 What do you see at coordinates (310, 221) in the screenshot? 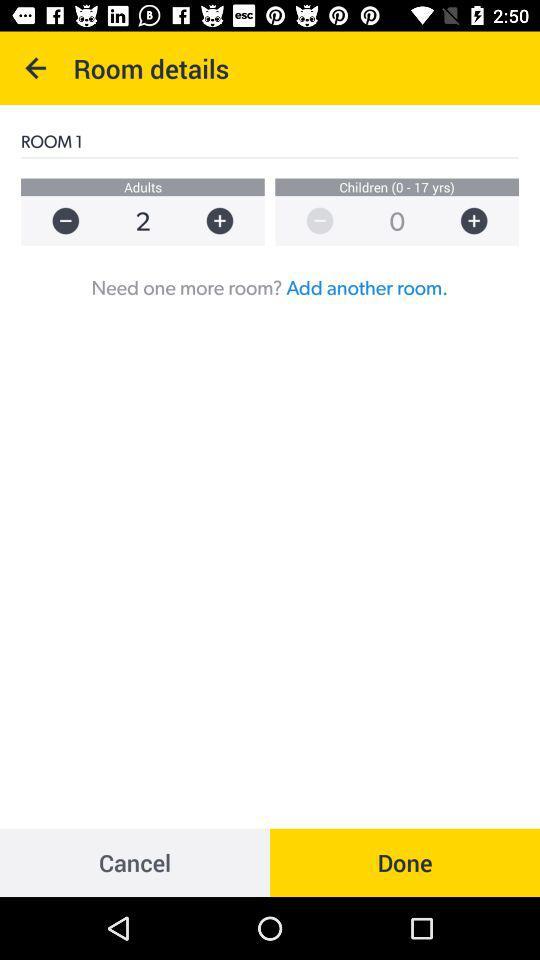
I see `age minimul` at bounding box center [310, 221].